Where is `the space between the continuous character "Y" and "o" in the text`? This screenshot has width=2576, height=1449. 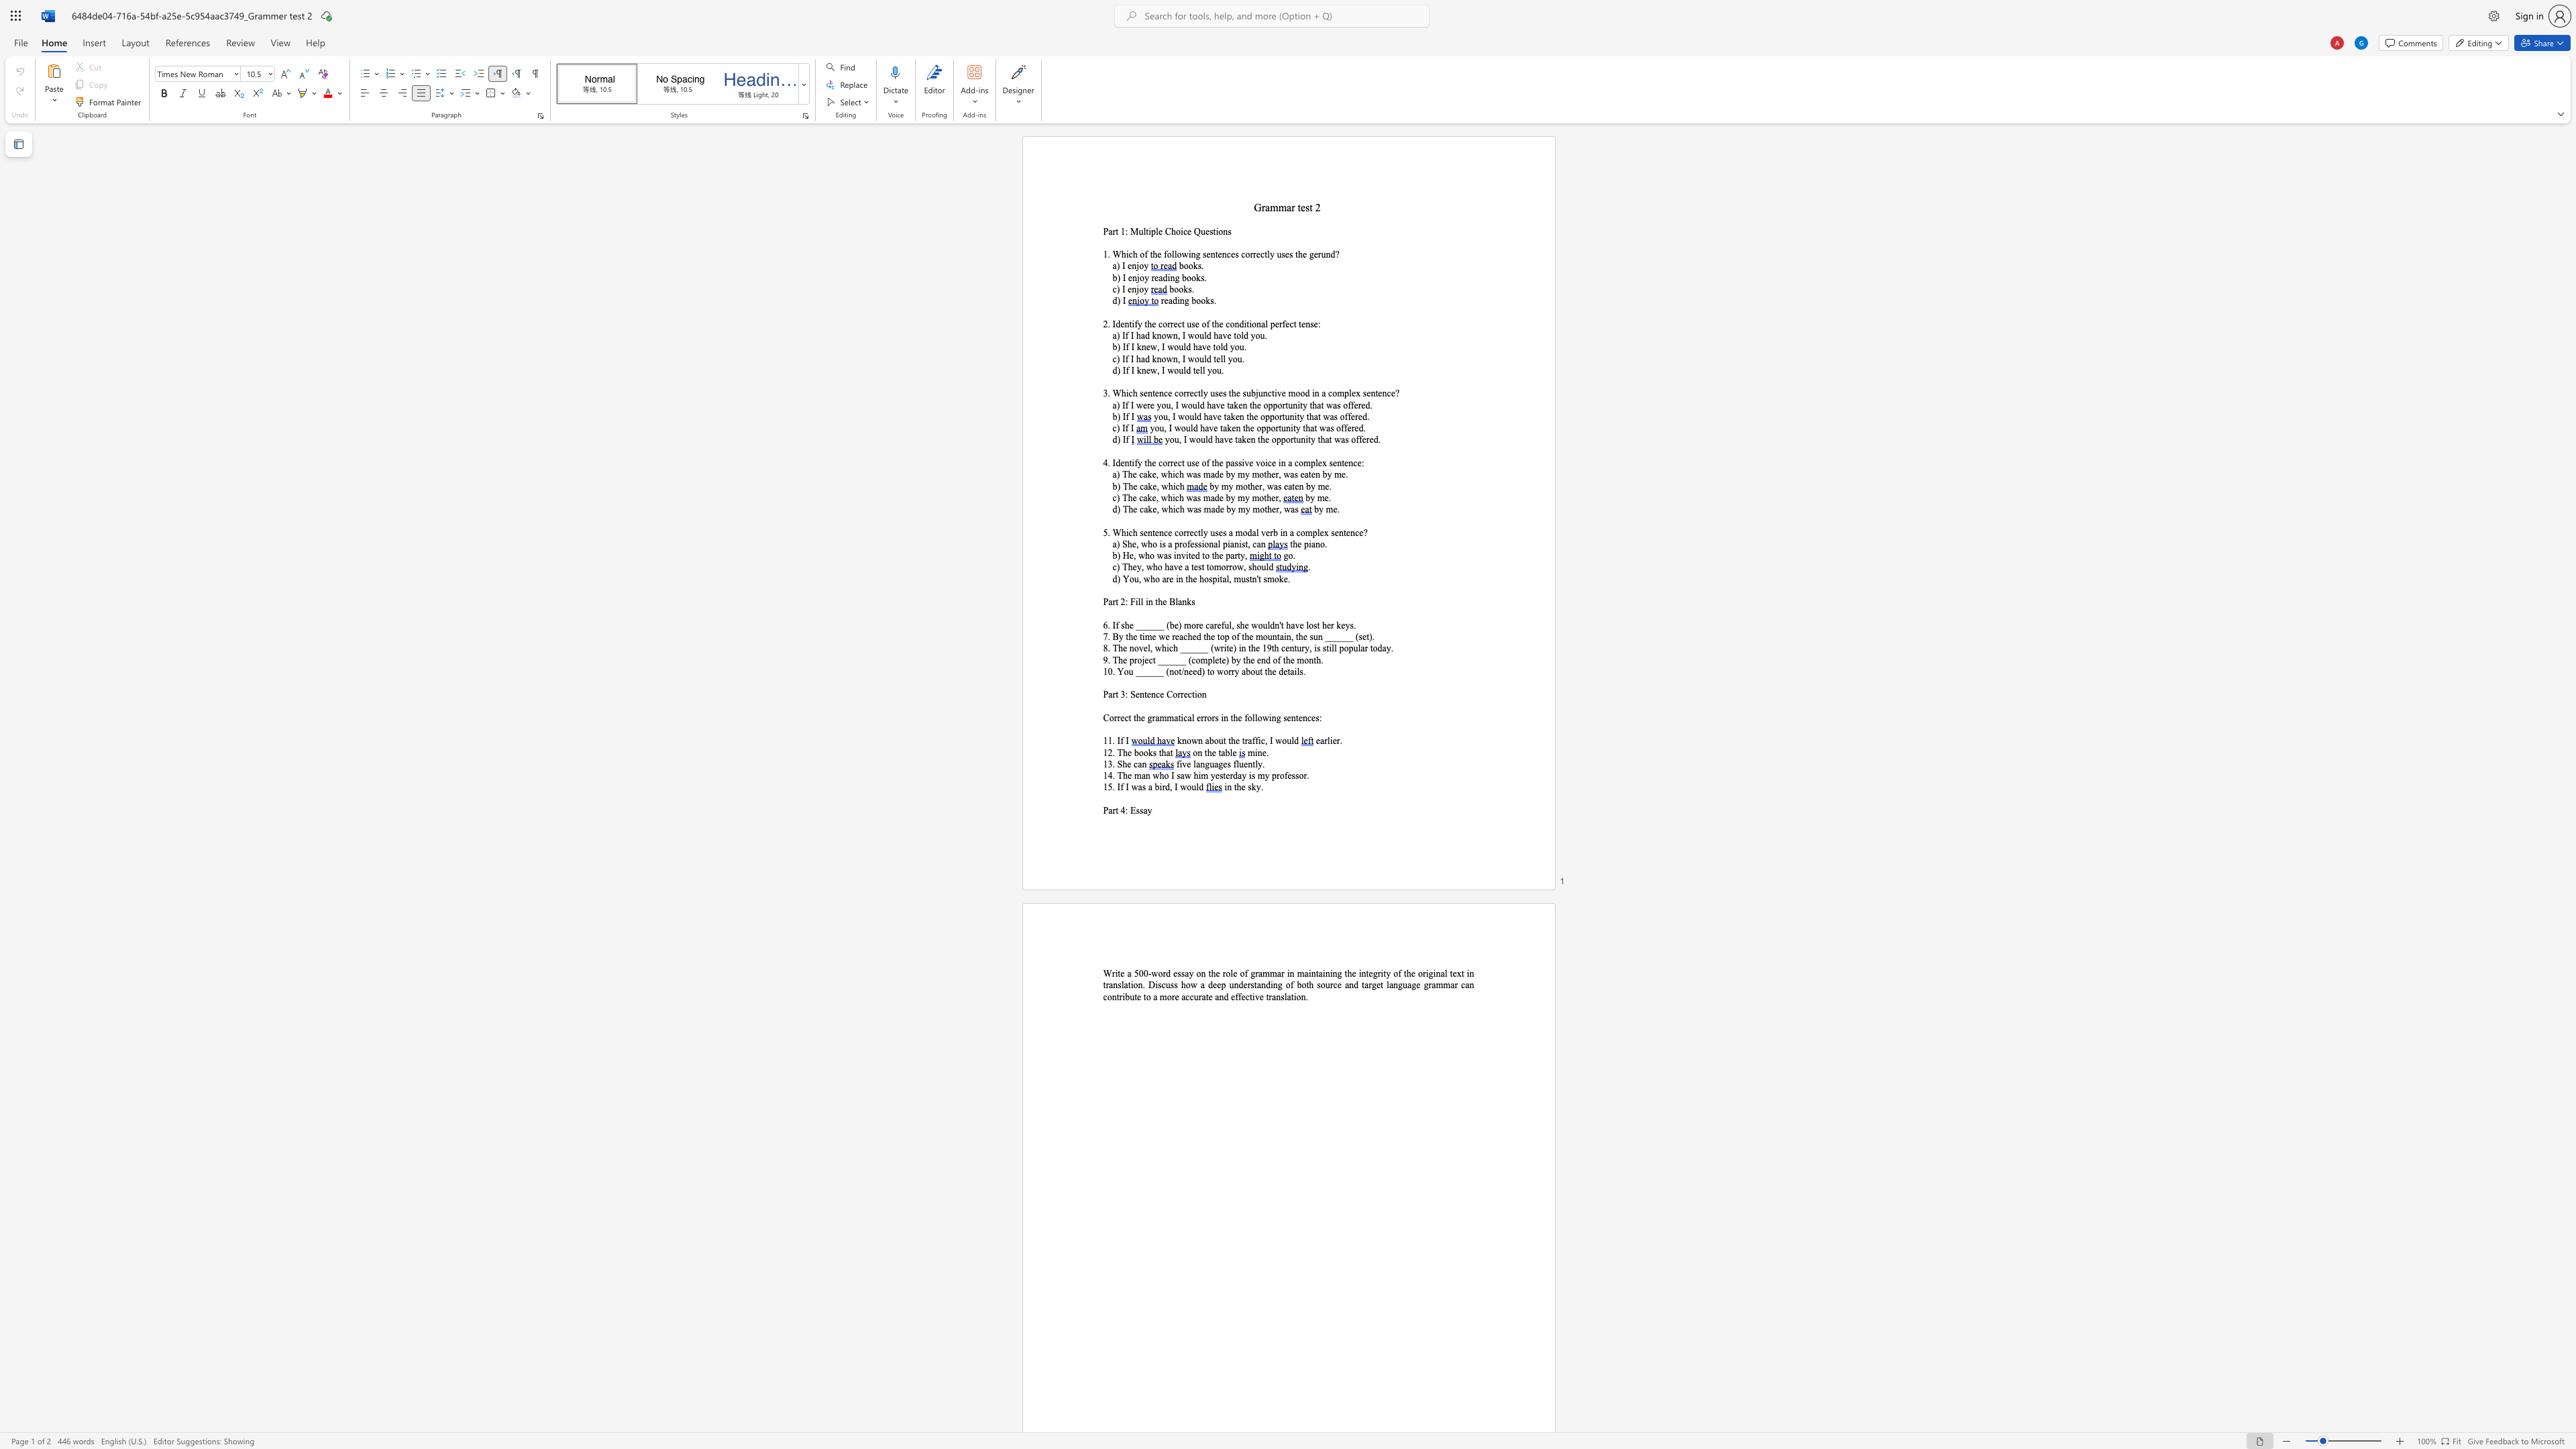 the space between the continuous character "Y" and "o" in the text is located at coordinates (1128, 579).